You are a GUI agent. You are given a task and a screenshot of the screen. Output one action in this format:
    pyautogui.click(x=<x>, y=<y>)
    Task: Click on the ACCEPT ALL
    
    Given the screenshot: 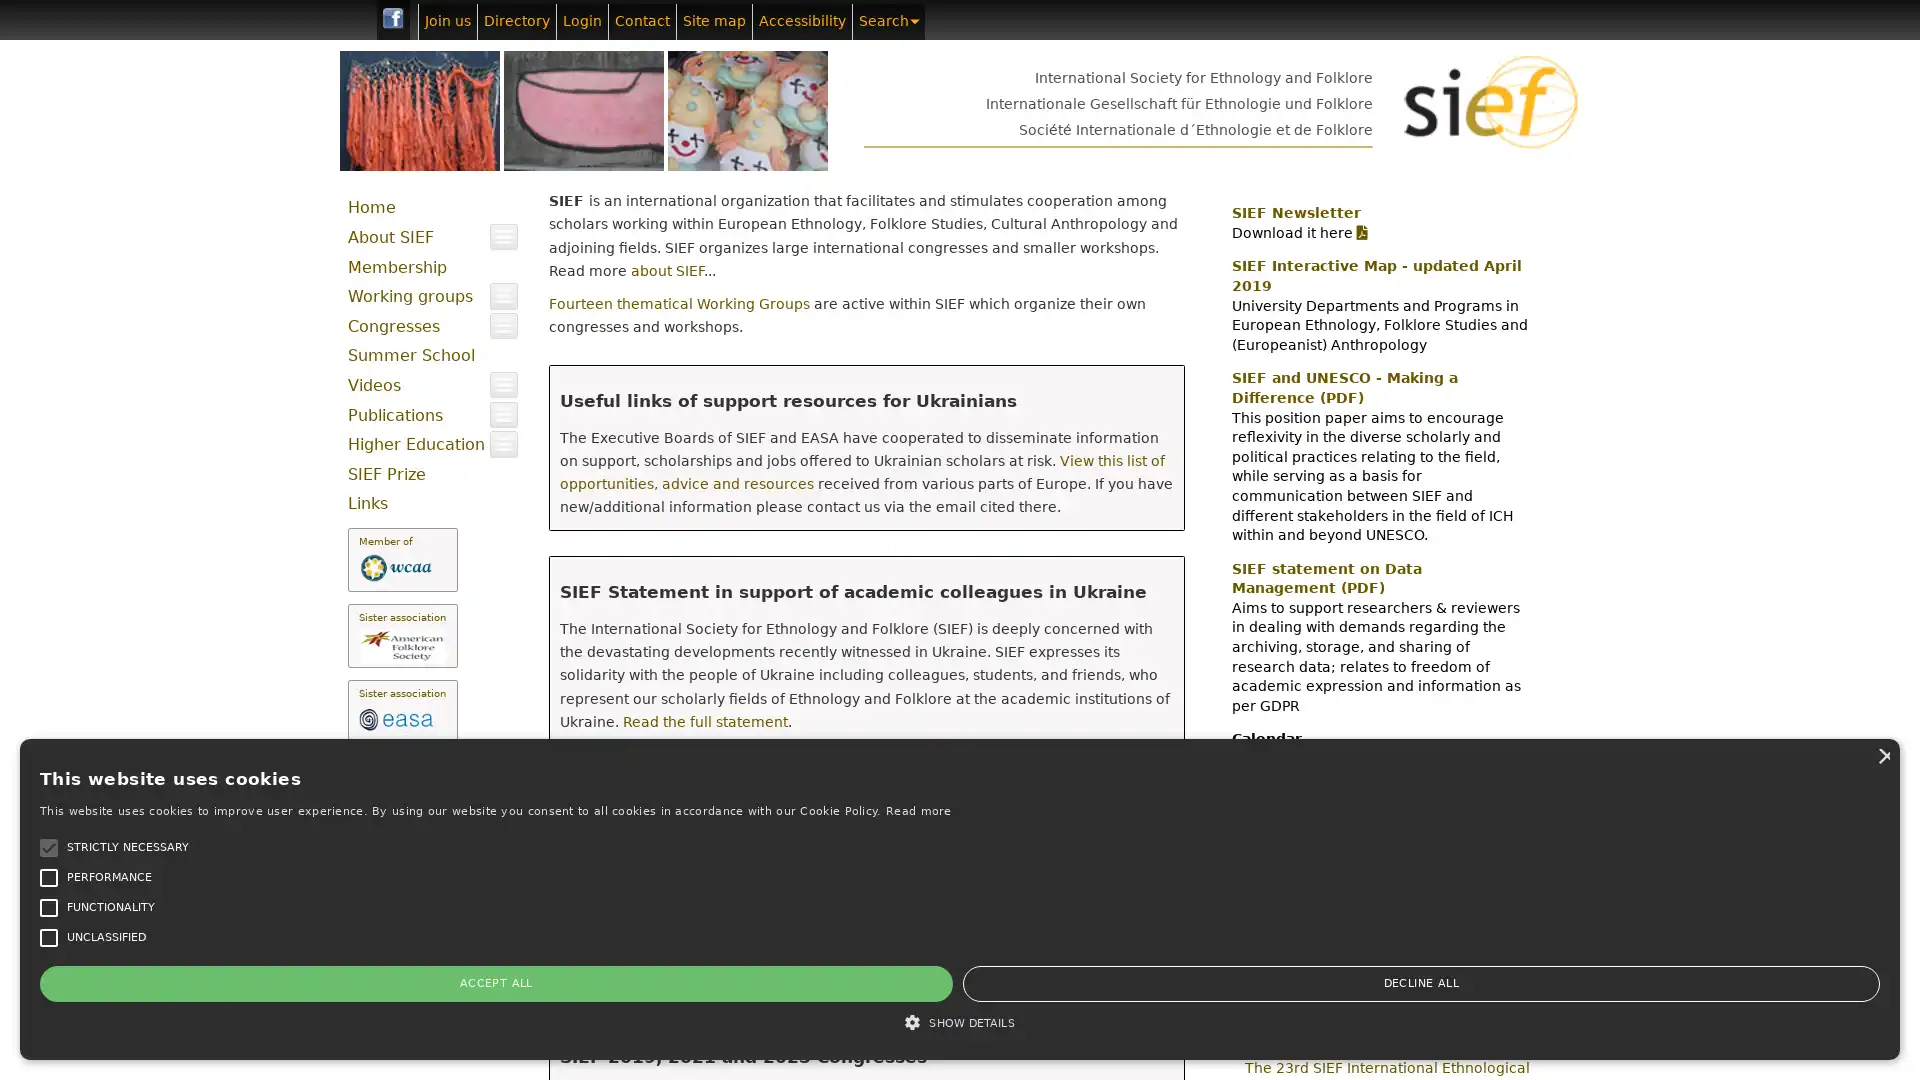 What is the action you would take?
    pyautogui.click(x=99, y=982)
    